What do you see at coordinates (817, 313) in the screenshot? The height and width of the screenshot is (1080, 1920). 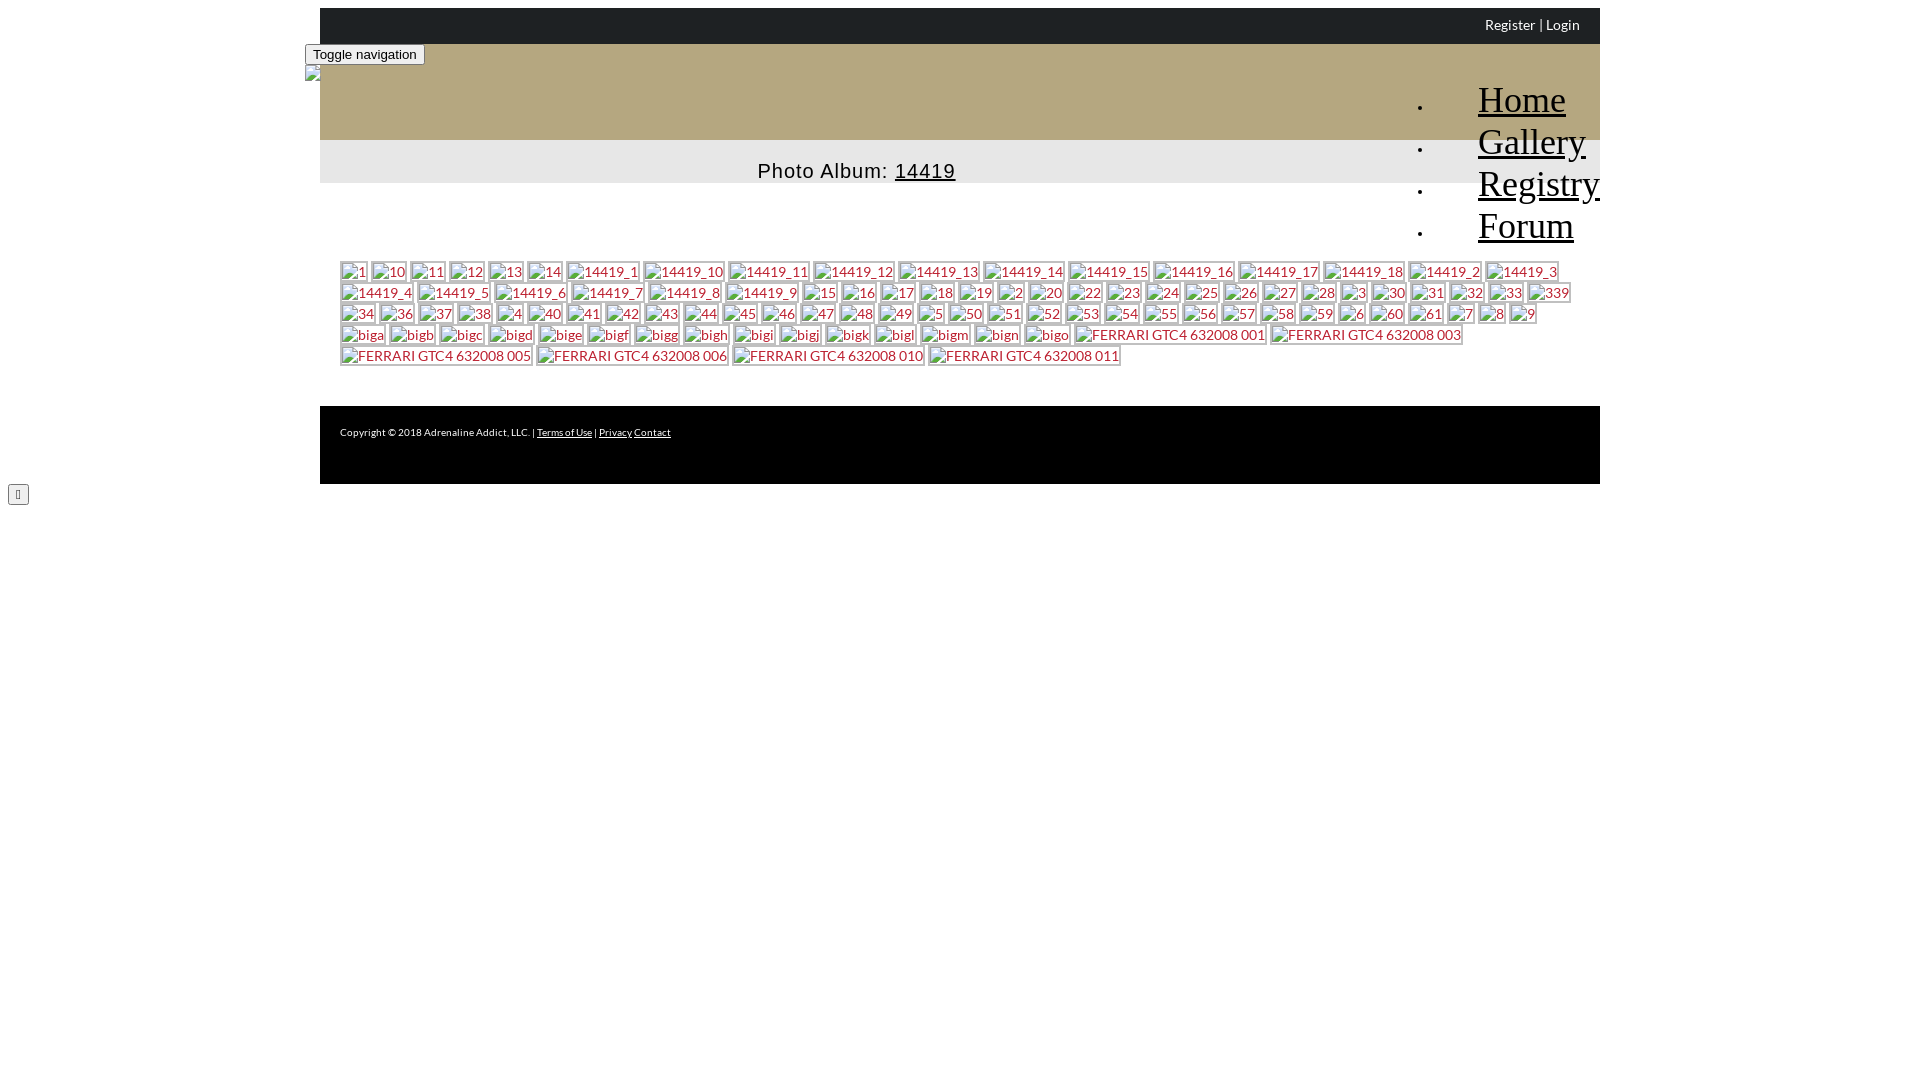 I see `'47 (click to enlarge)'` at bounding box center [817, 313].